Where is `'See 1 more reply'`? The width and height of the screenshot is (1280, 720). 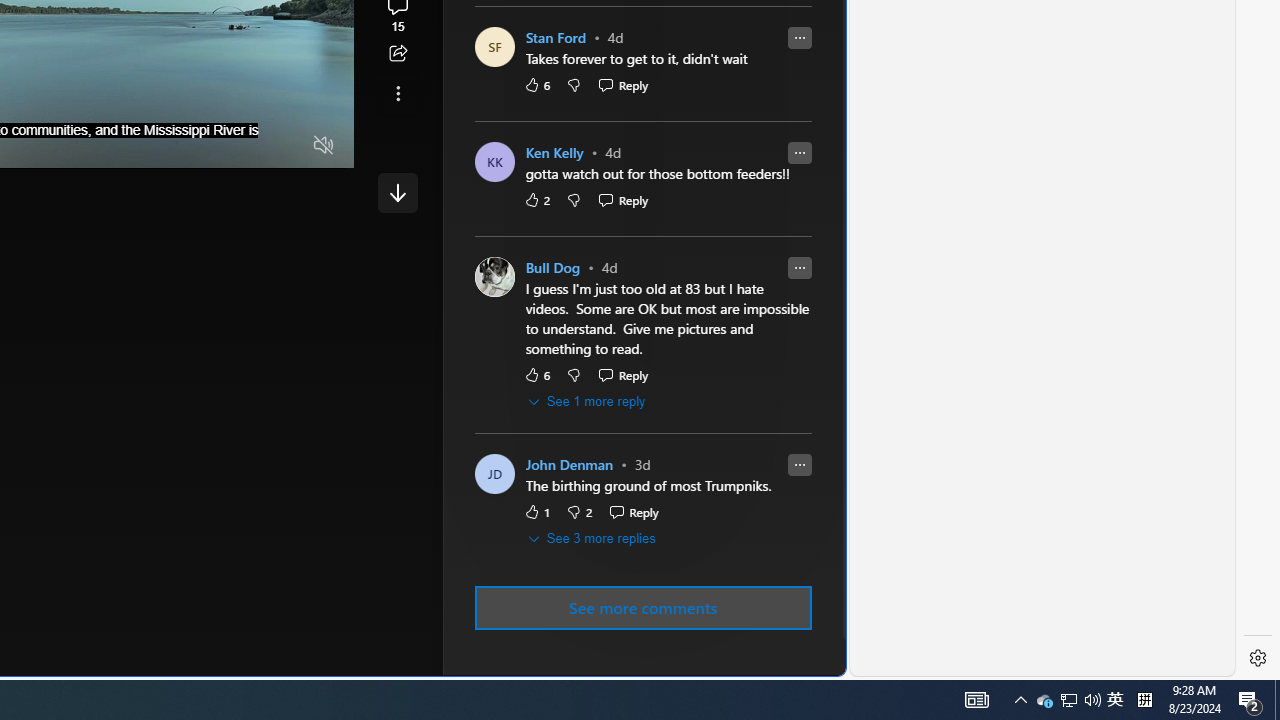 'See 1 more reply' is located at coordinates (587, 402).